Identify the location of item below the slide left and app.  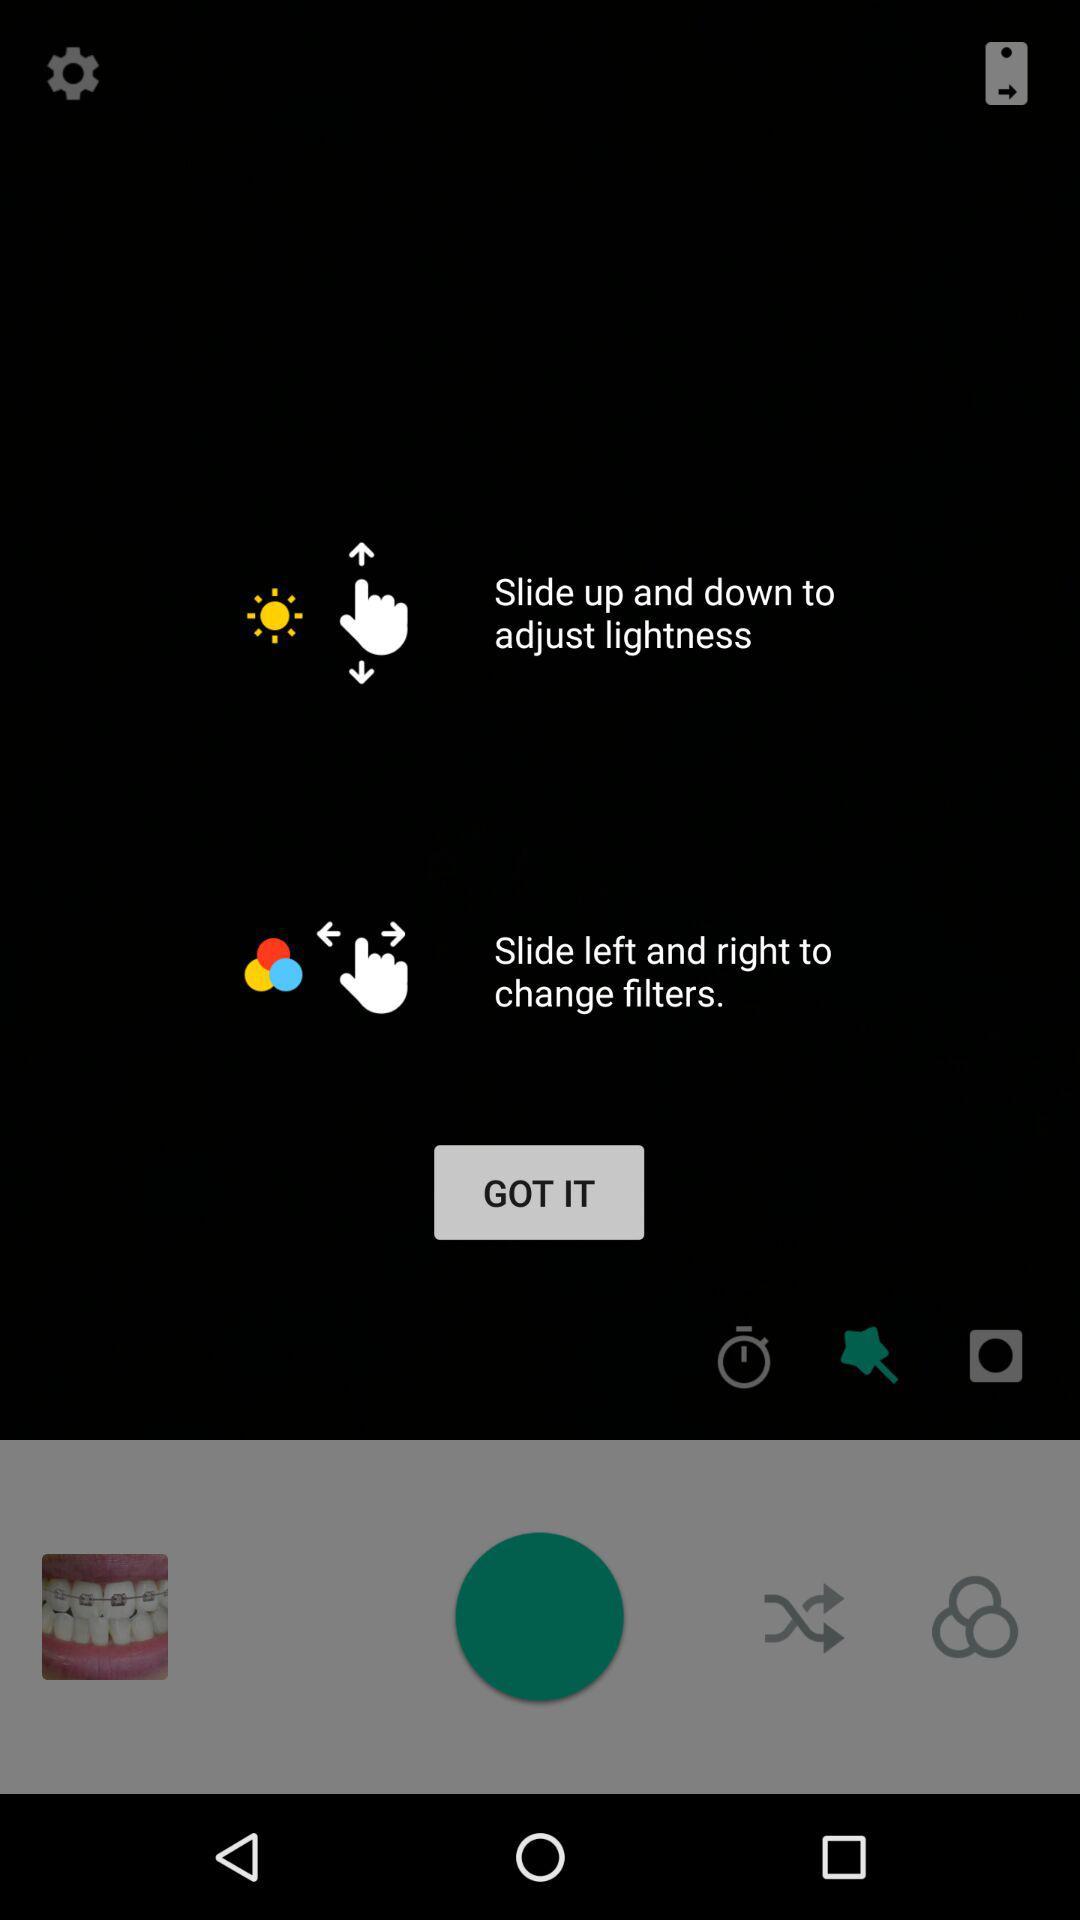
(869, 1355).